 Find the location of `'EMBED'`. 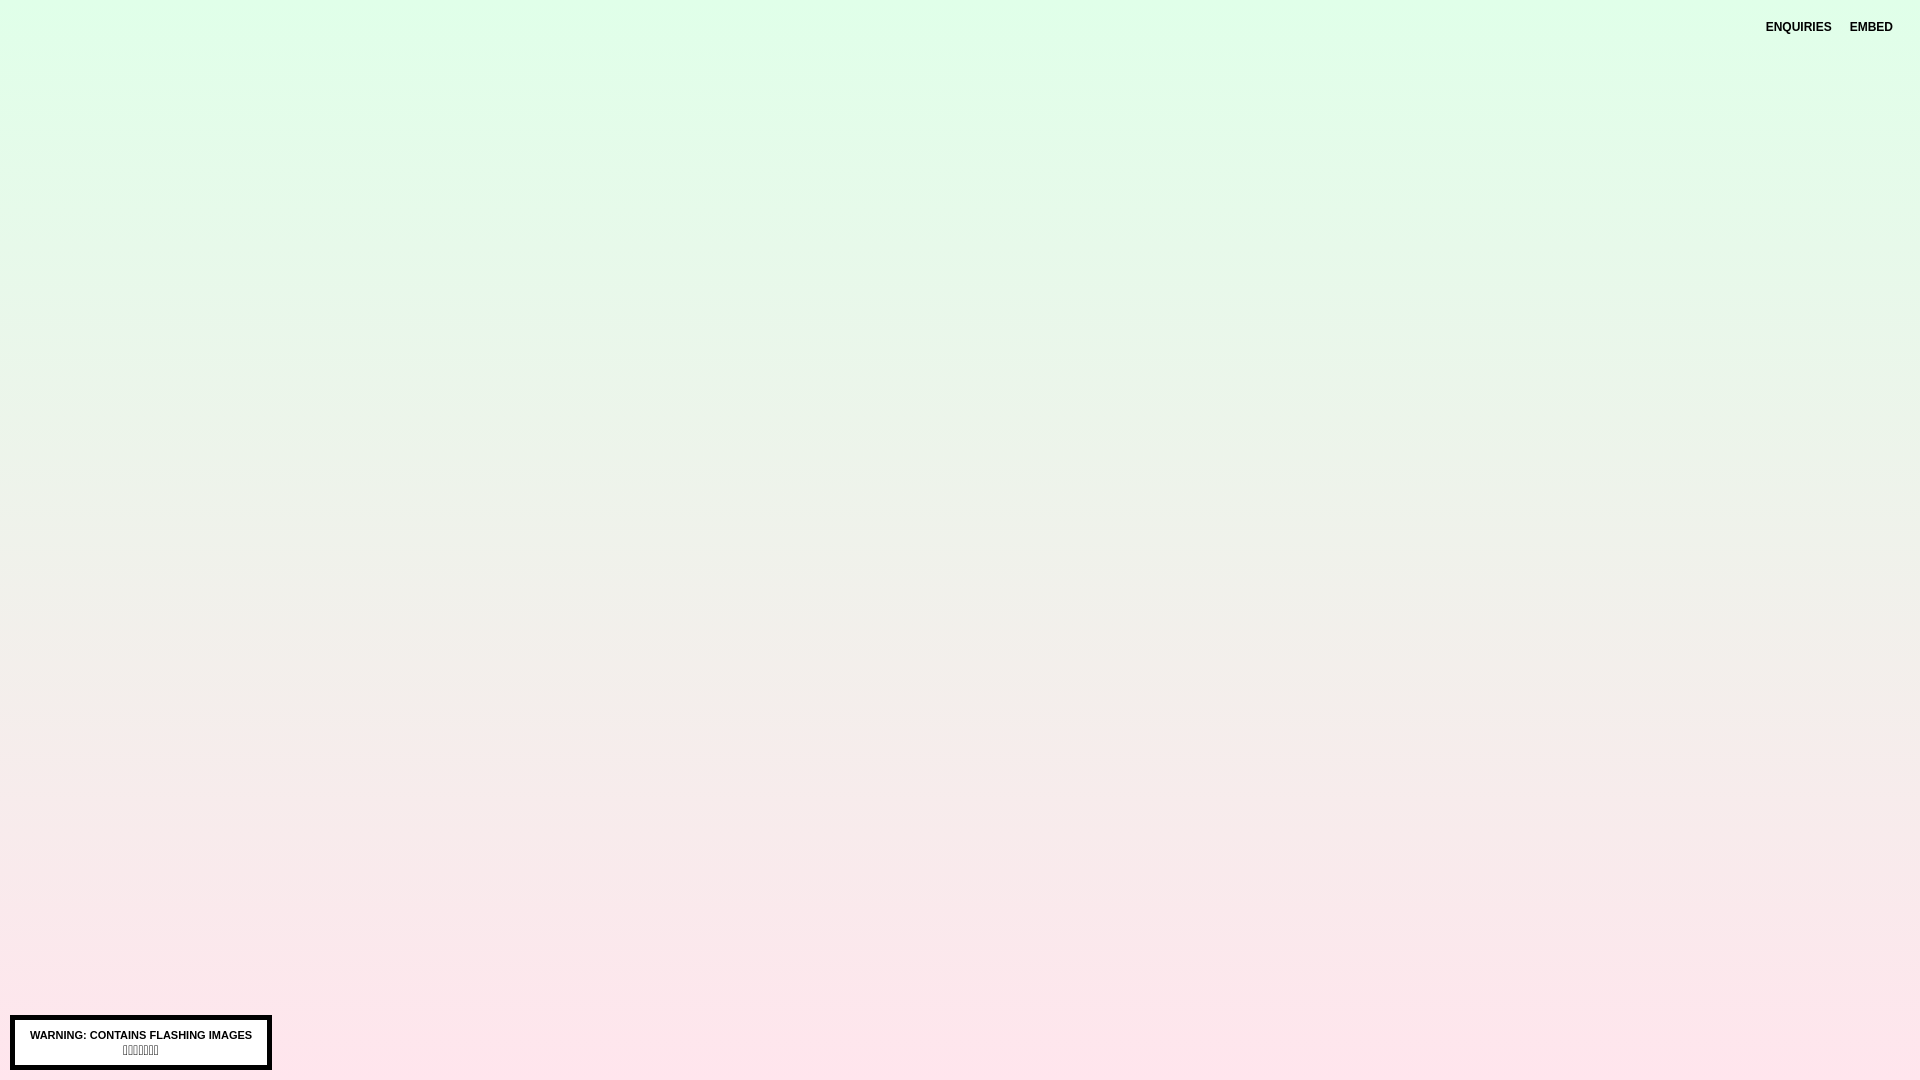

'EMBED' is located at coordinates (1870, 27).